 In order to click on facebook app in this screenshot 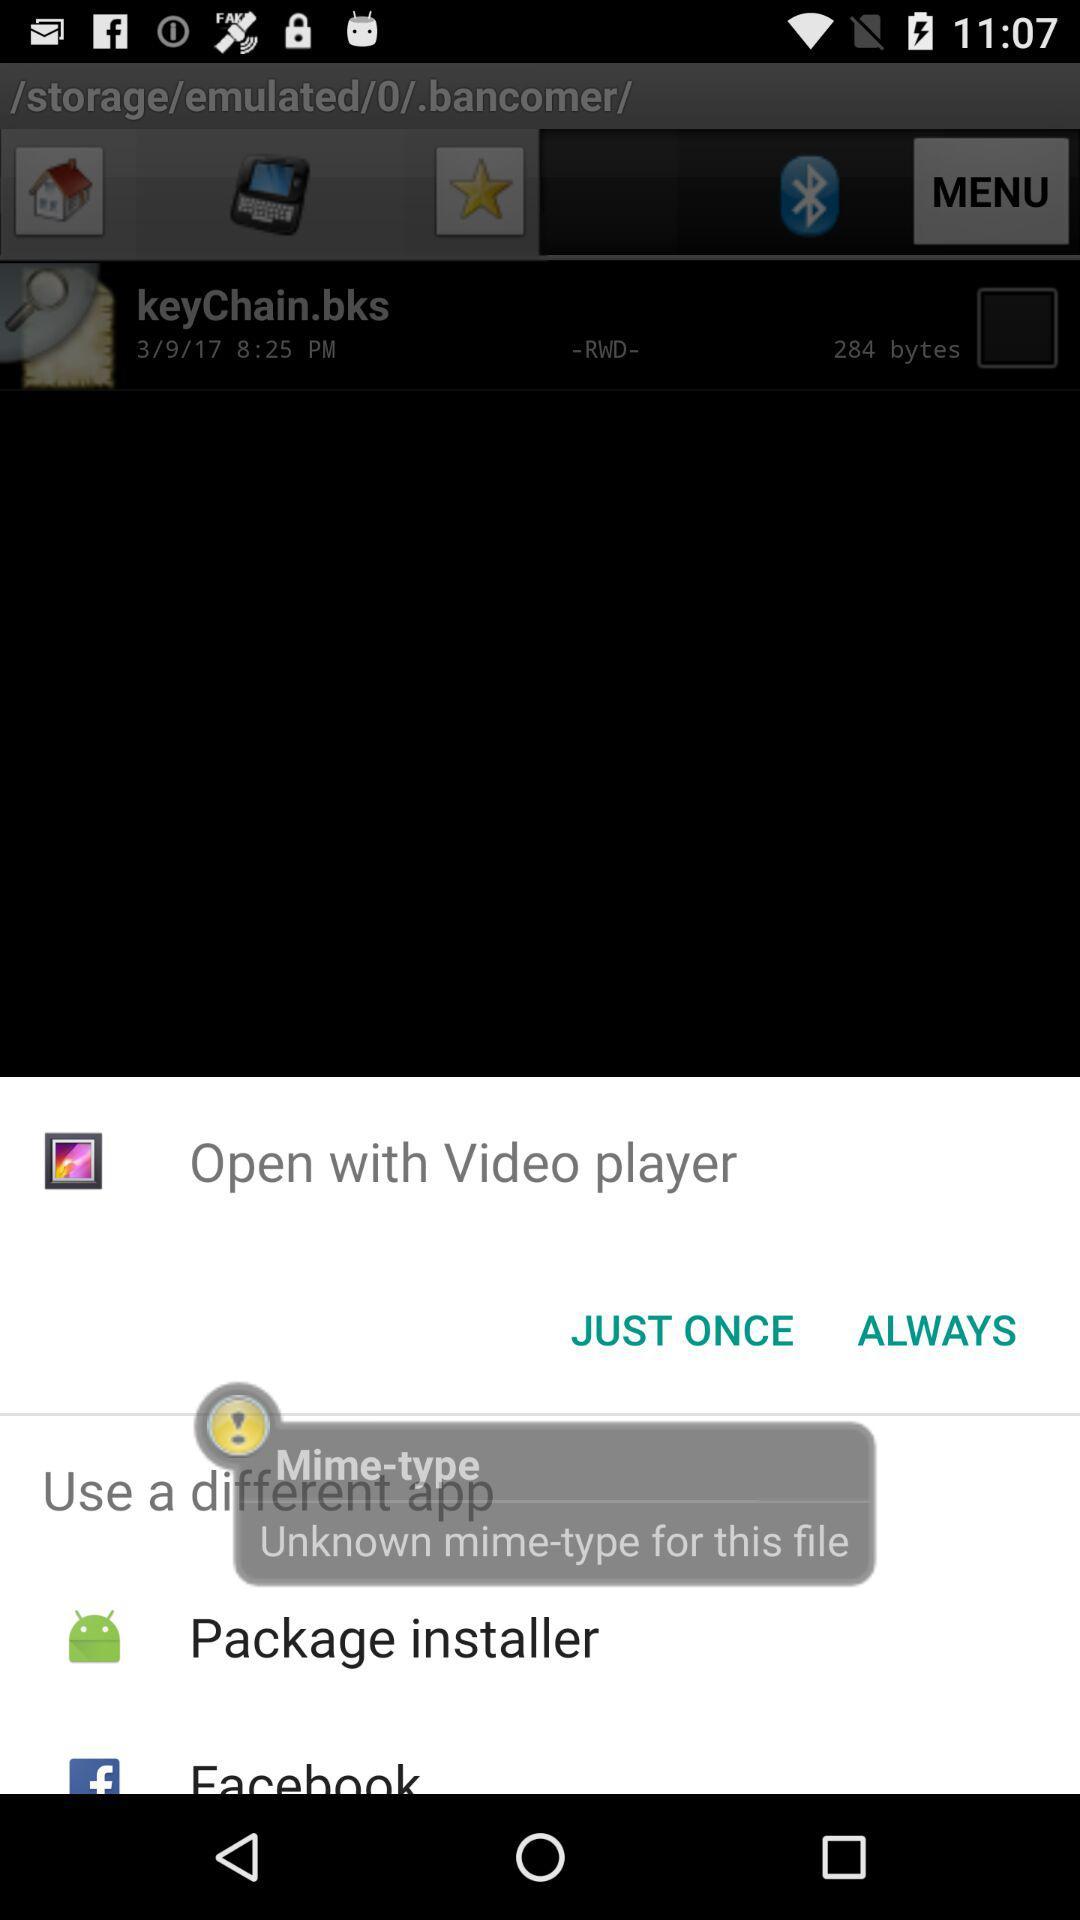, I will do `click(305, 1770)`.